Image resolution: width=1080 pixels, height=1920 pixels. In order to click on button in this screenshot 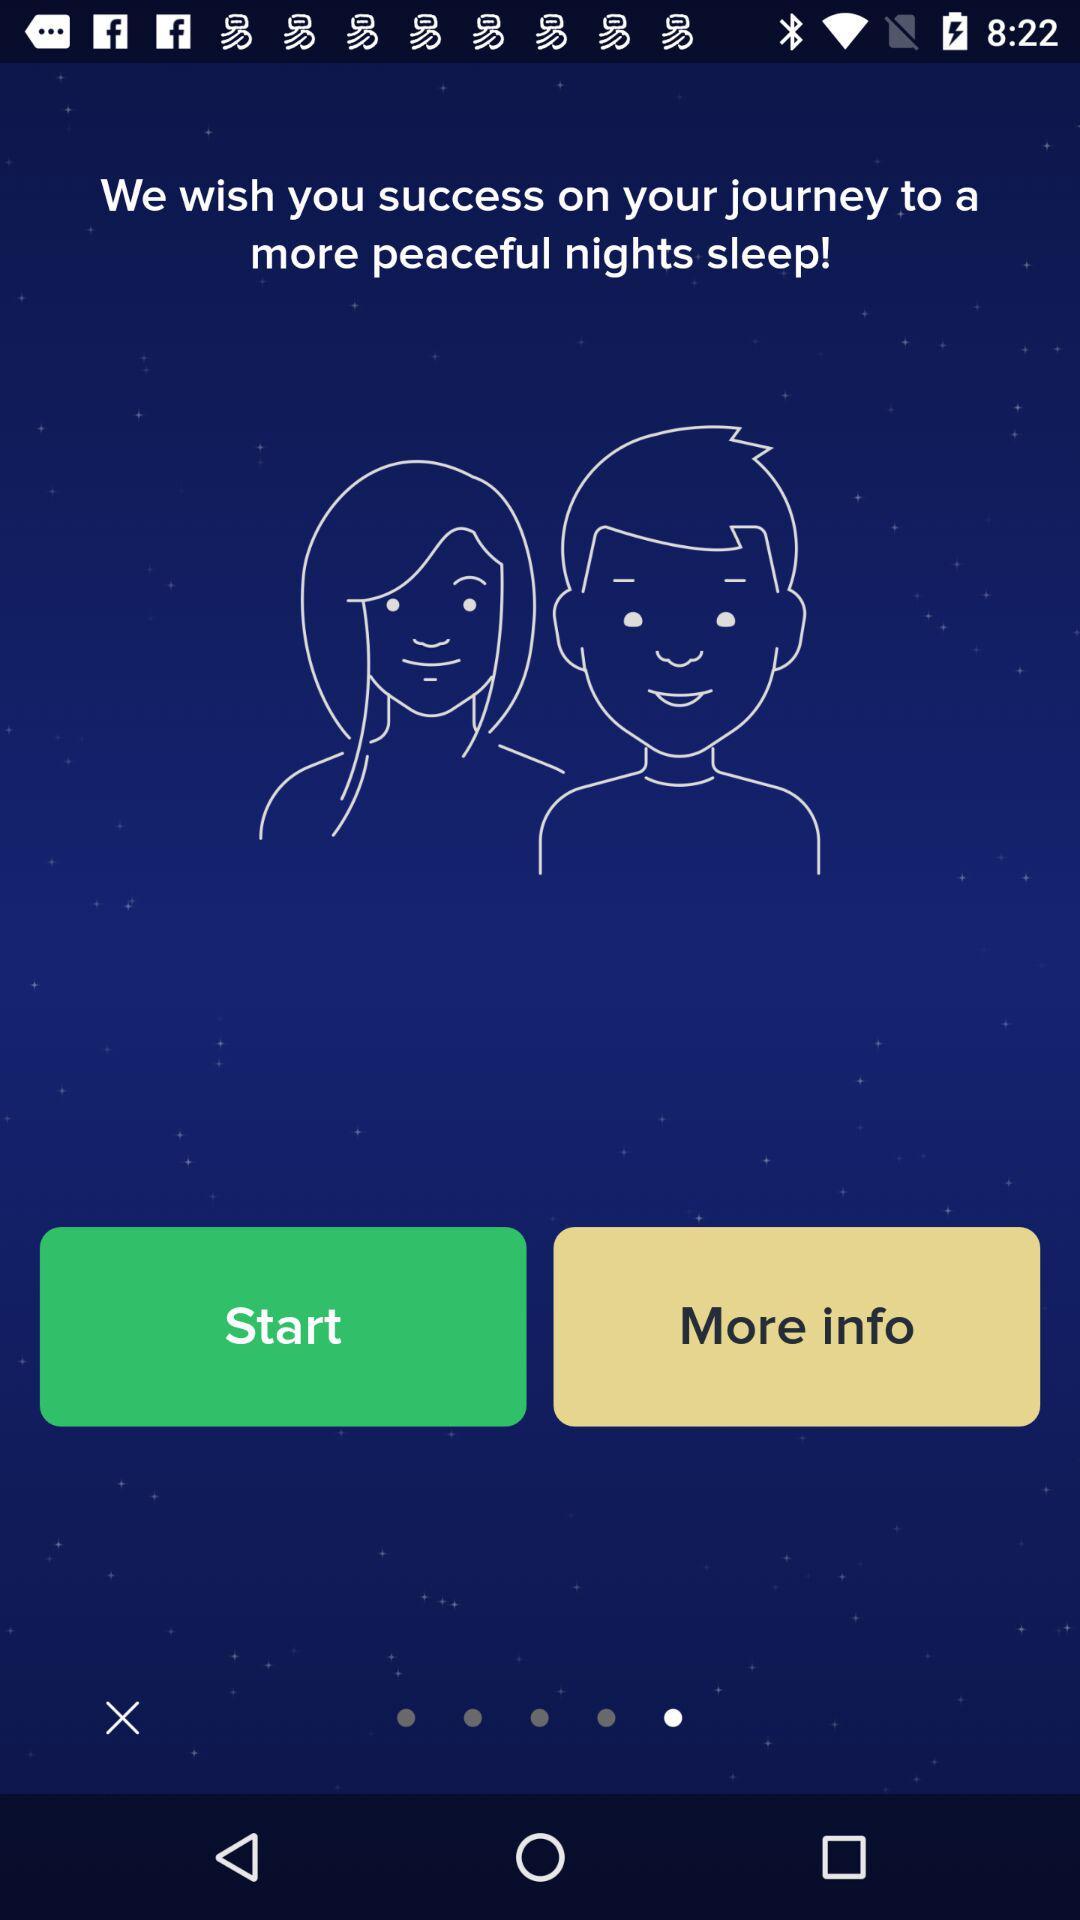, I will do `click(122, 1716)`.